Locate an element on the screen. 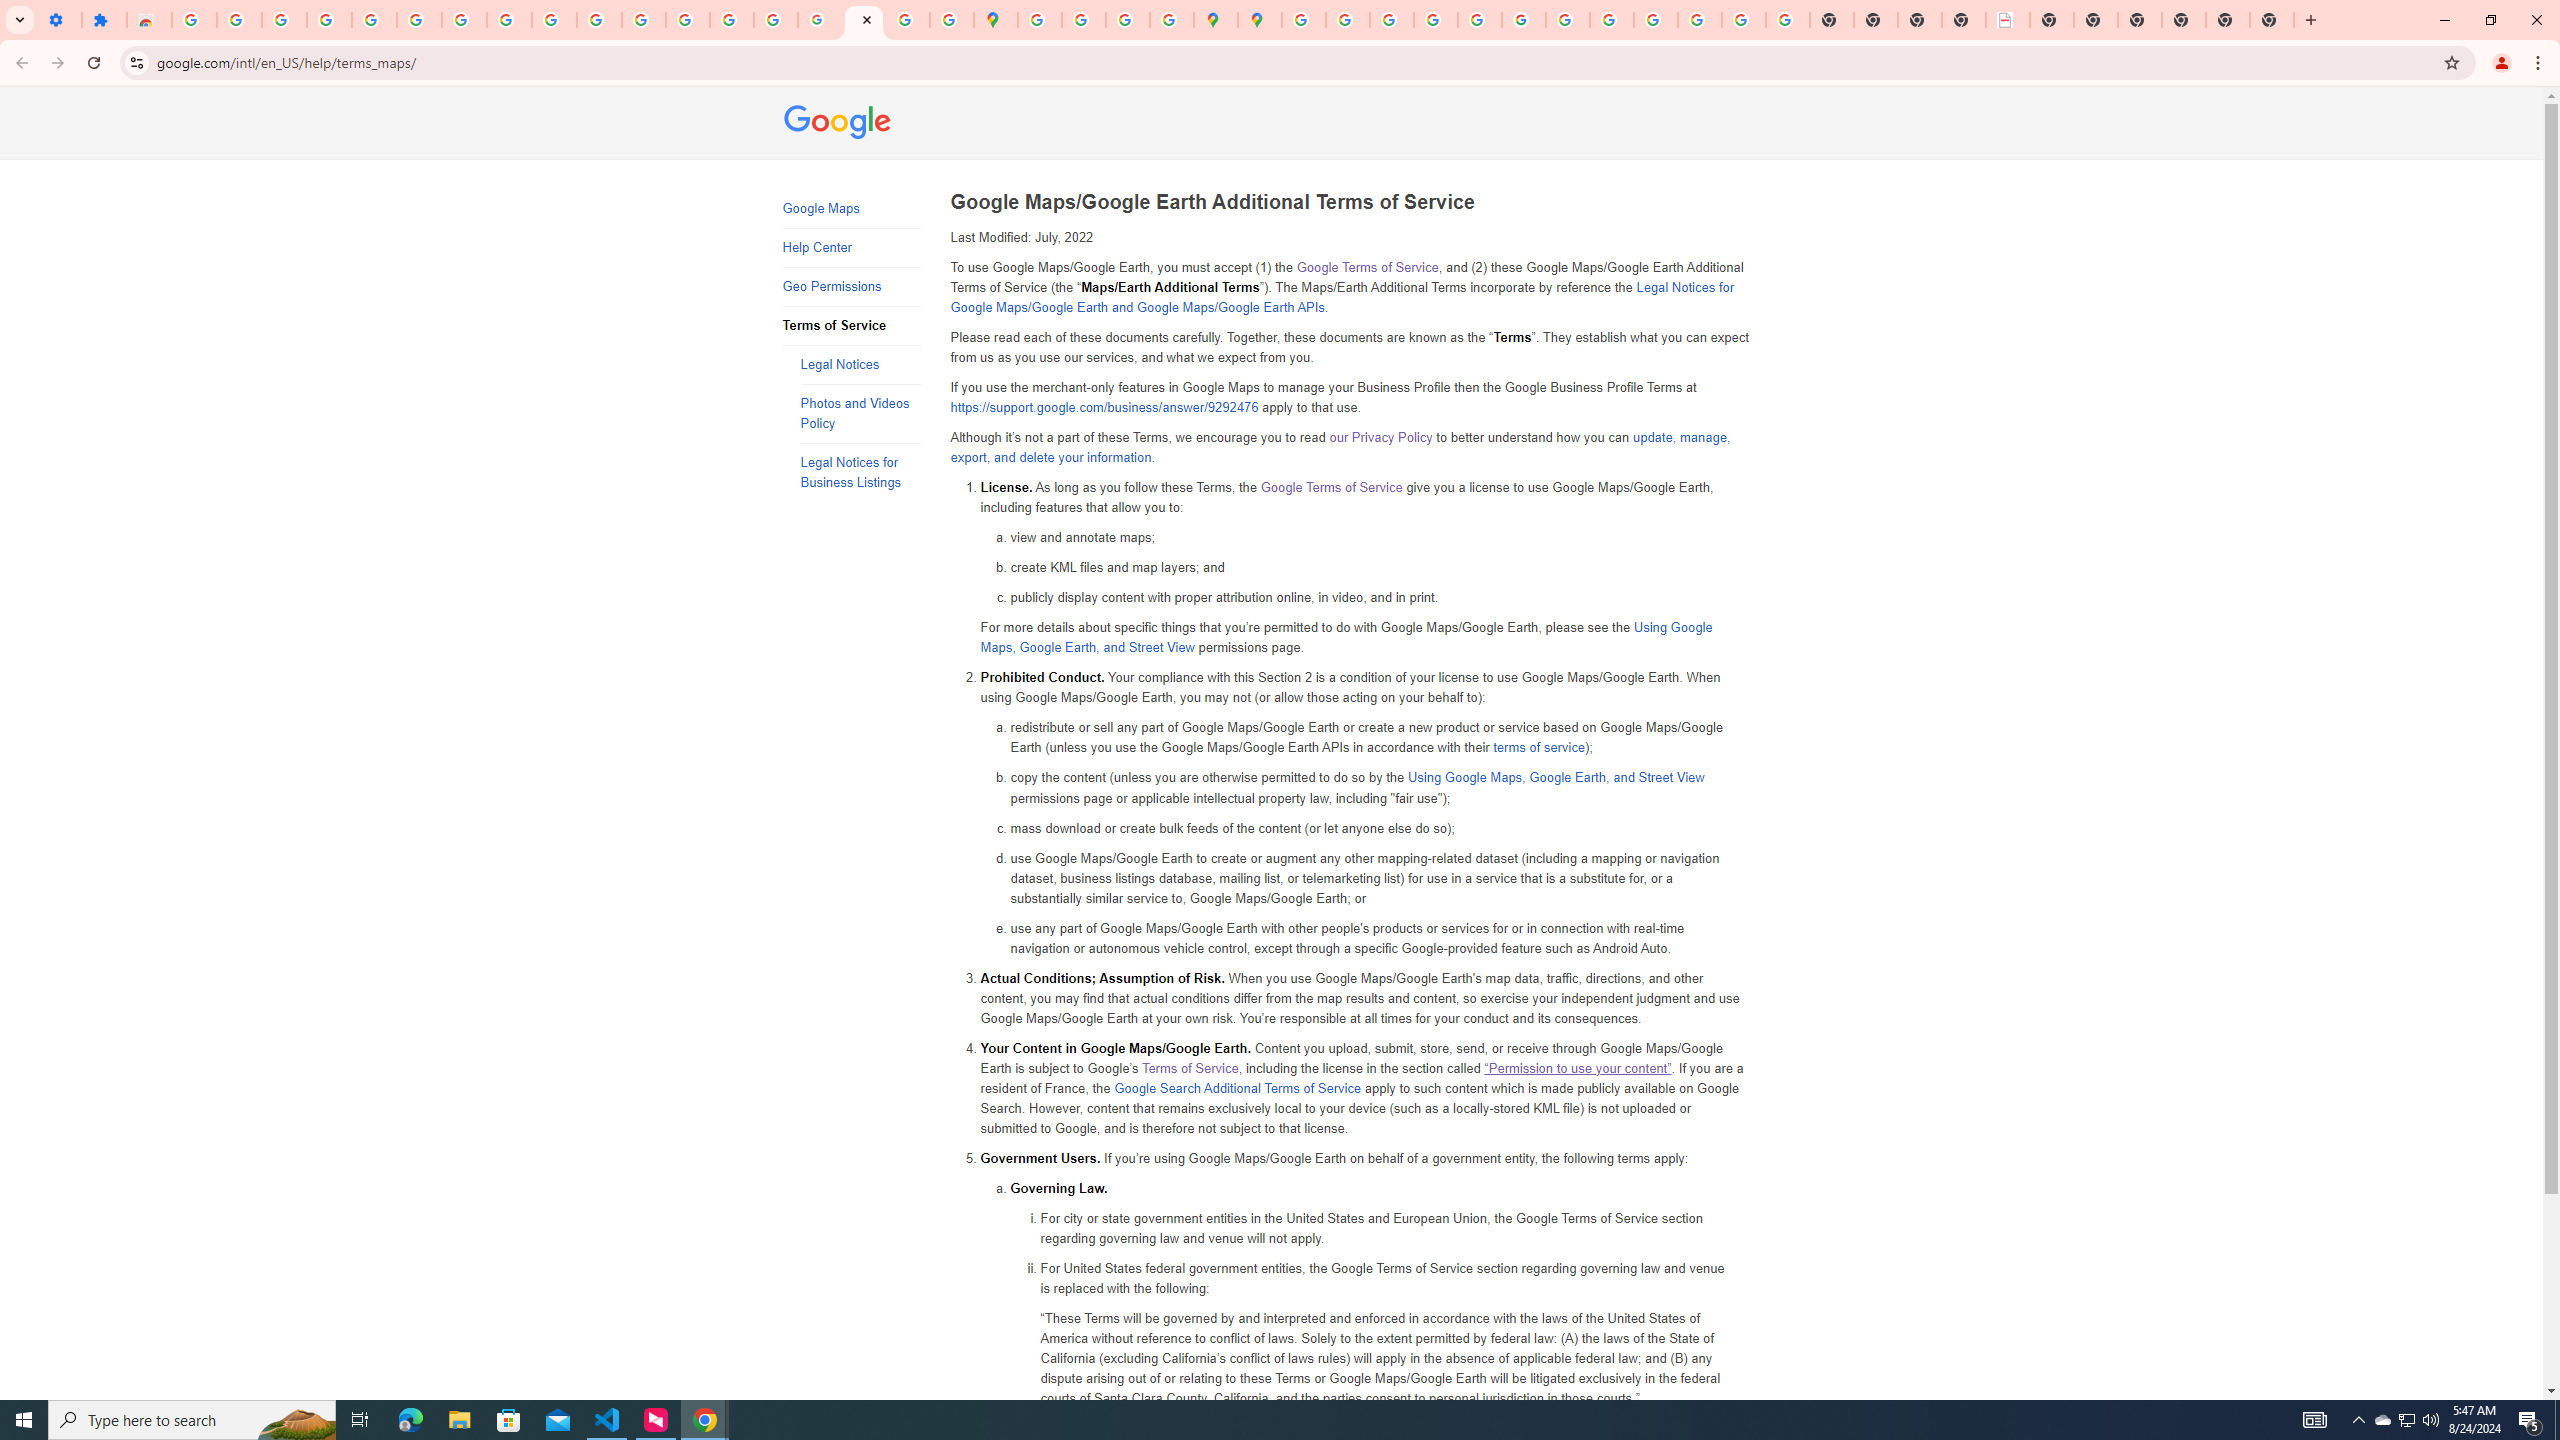  'Help Center' is located at coordinates (851, 248).